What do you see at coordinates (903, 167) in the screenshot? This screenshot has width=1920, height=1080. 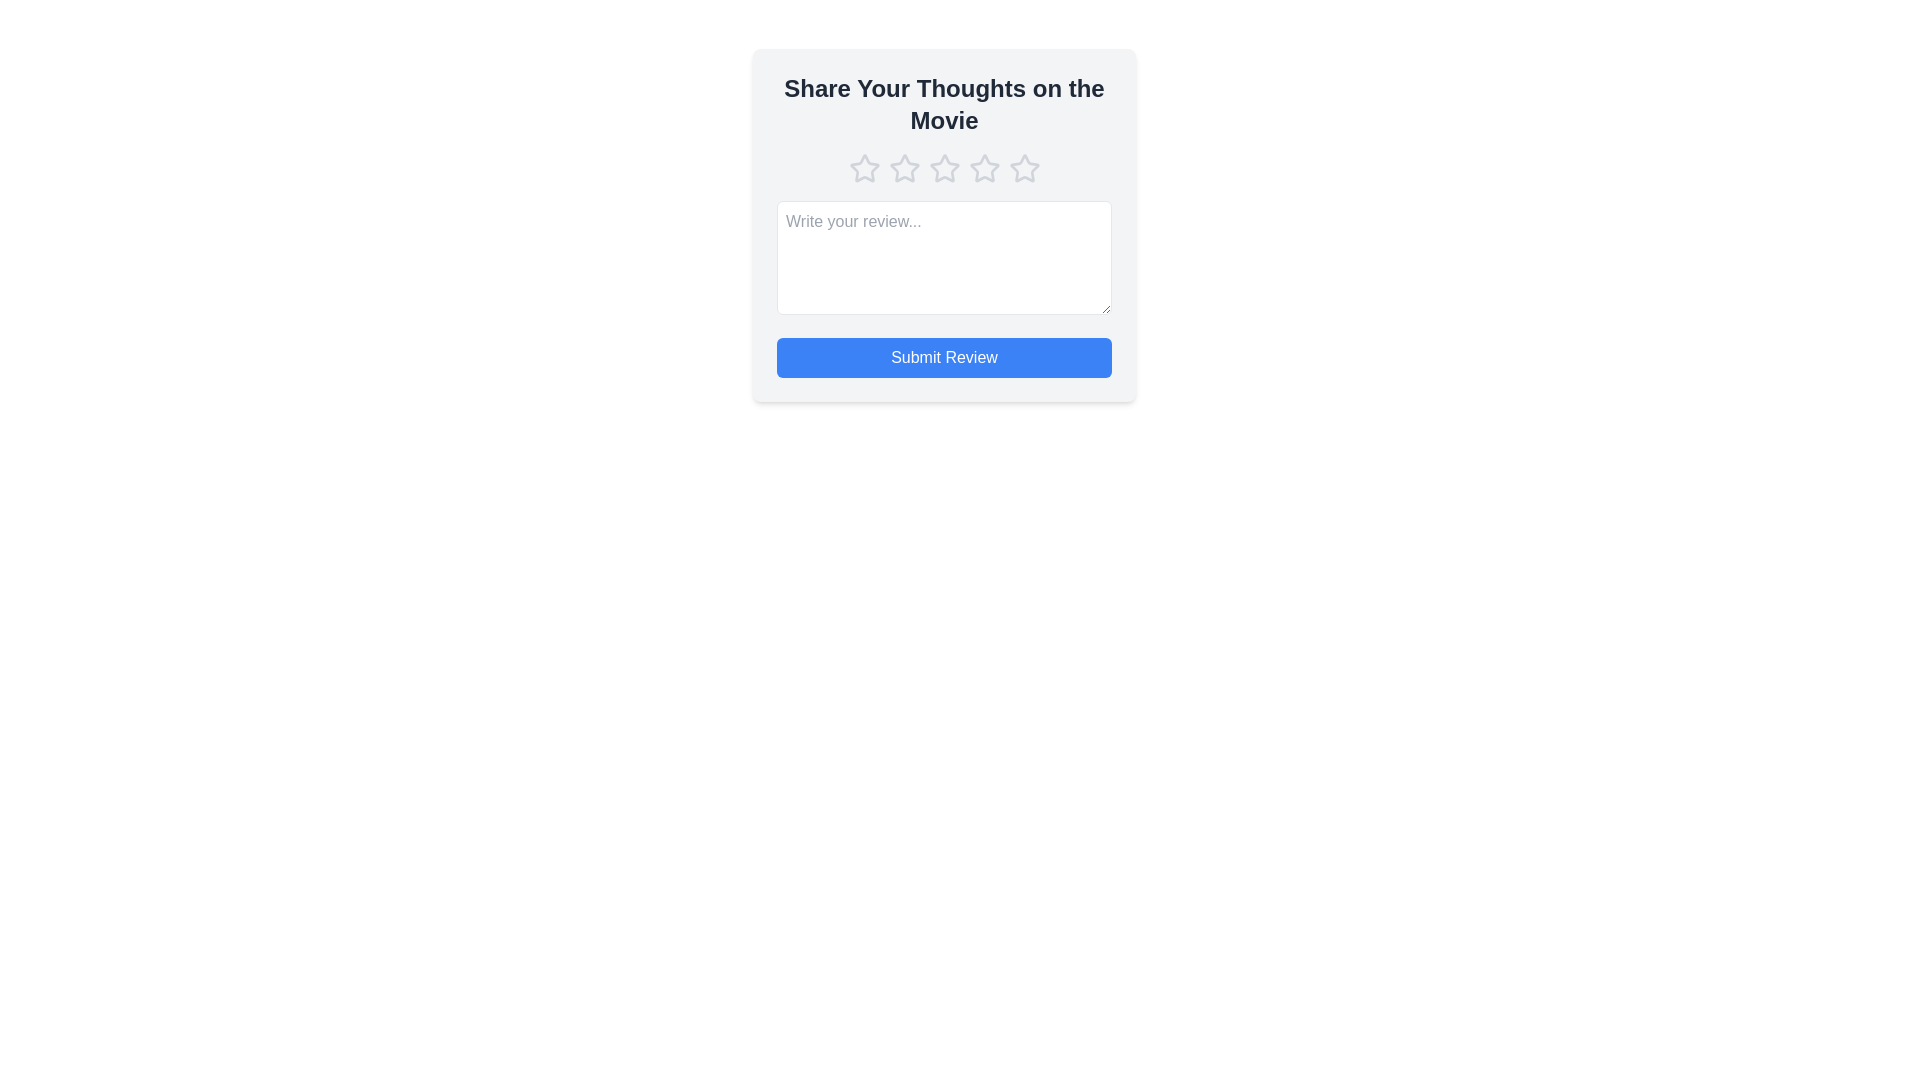 I see `the second star icon in the movie rating system` at bounding box center [903, 167].